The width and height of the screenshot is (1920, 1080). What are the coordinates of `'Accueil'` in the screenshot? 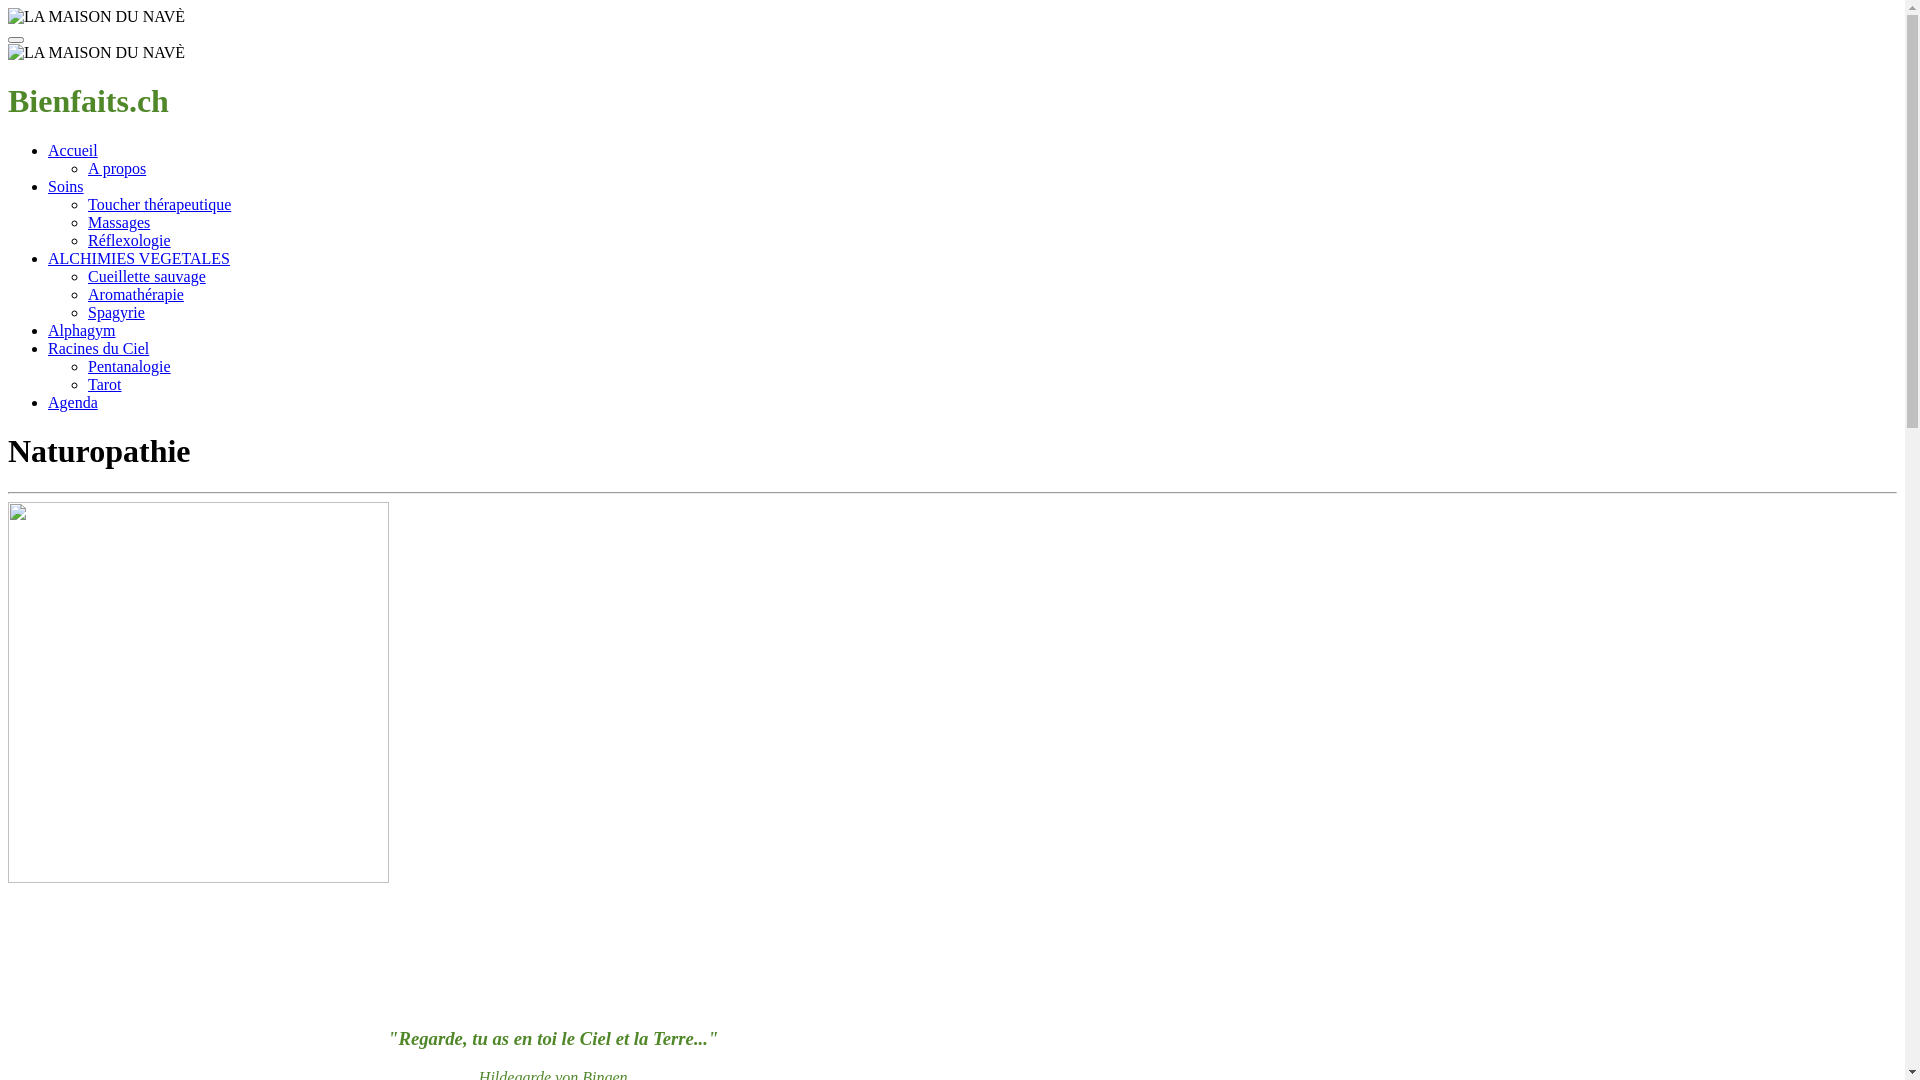 It's located at (72, 149).